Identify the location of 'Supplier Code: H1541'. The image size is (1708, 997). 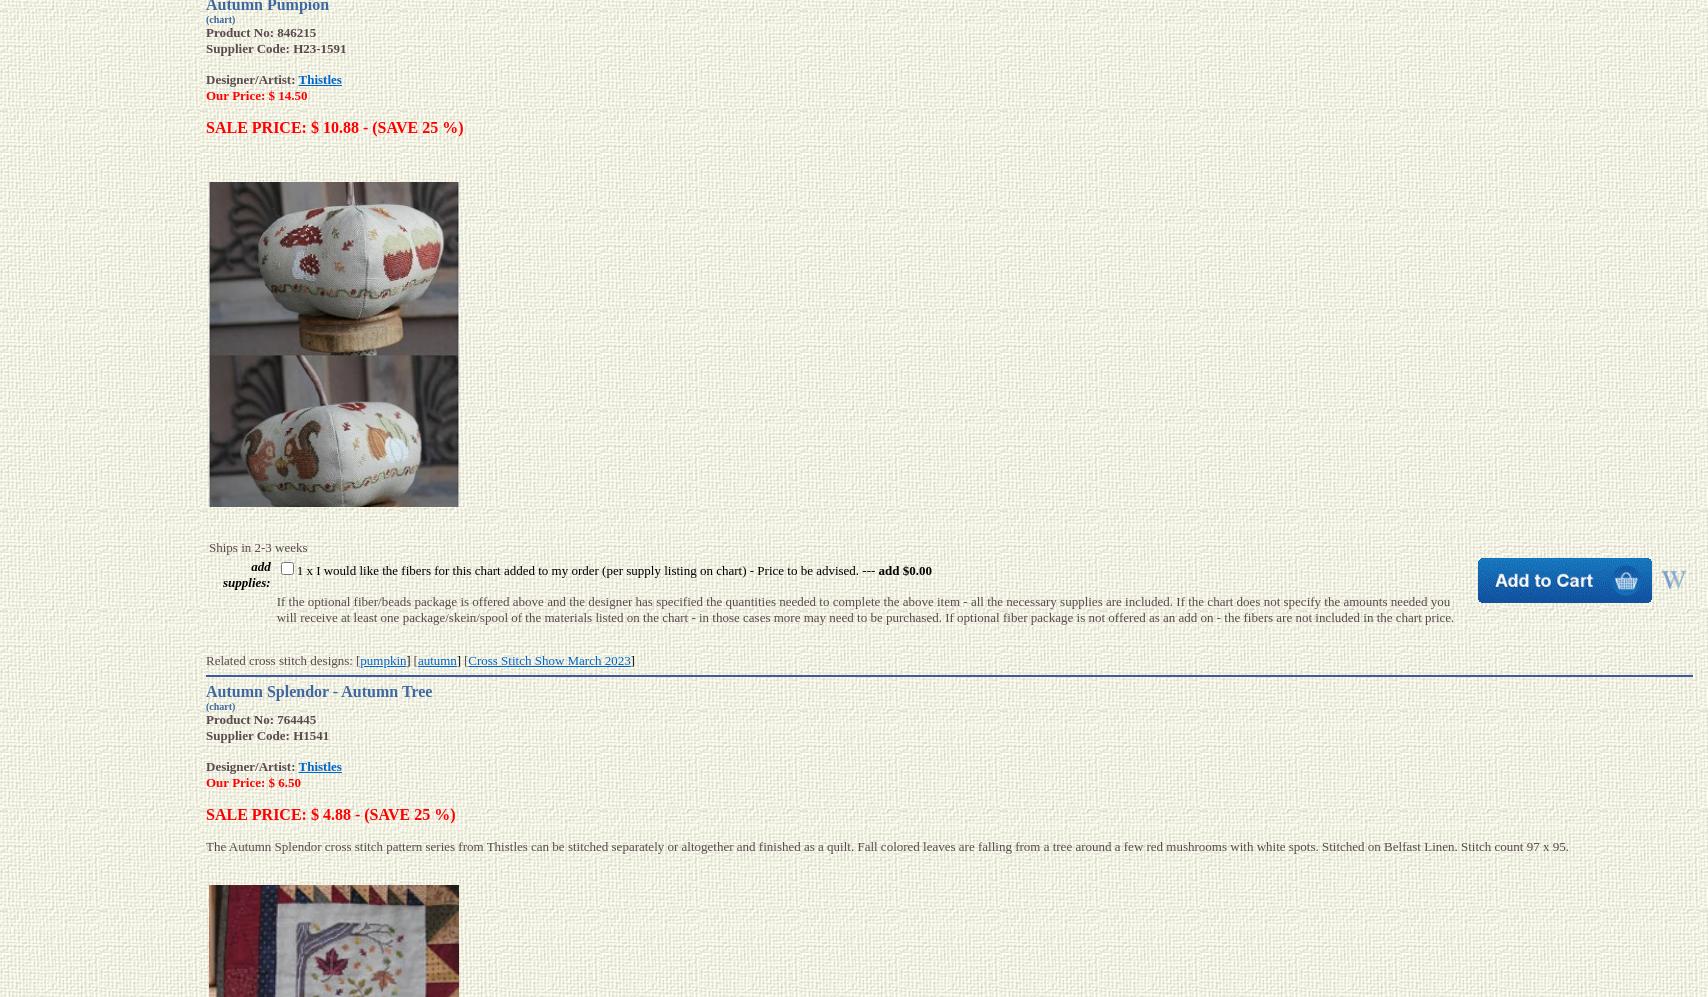
(205, 735).